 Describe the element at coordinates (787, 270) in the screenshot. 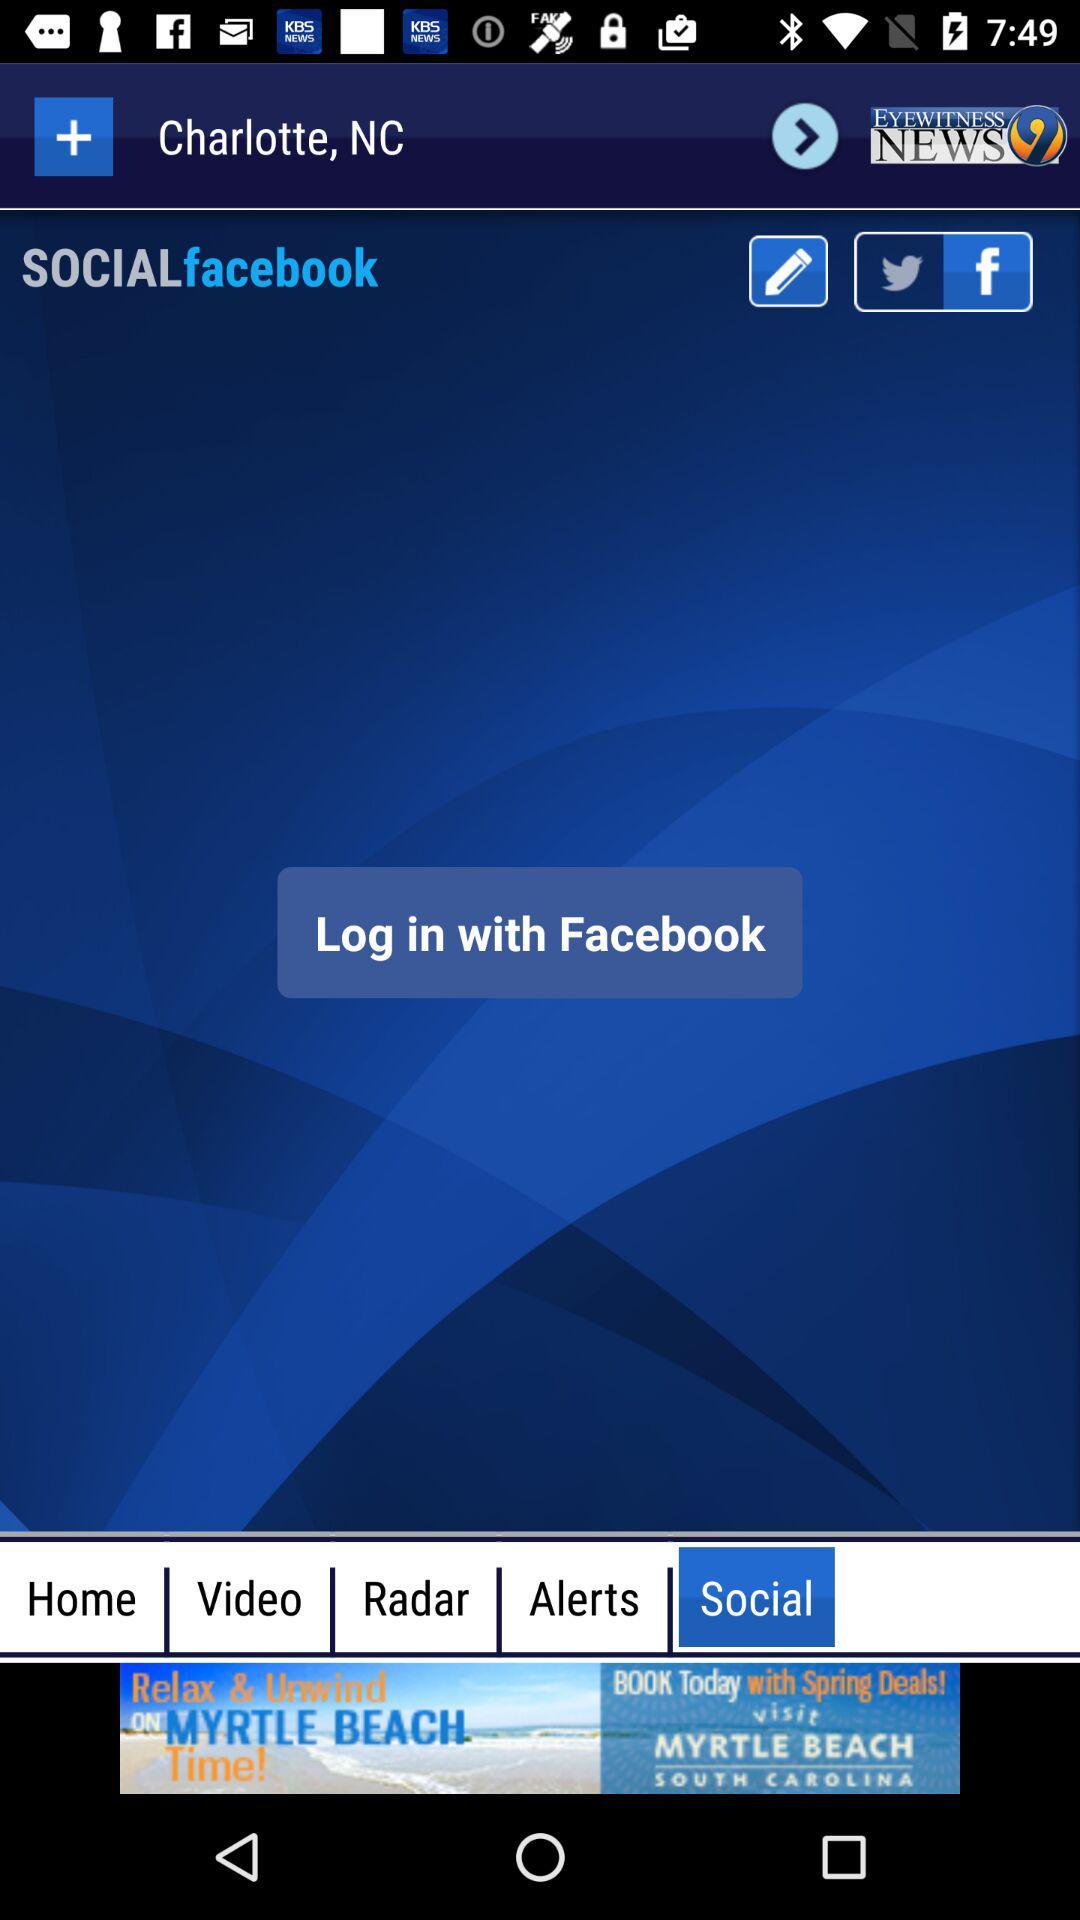

I see `email share` at that location.